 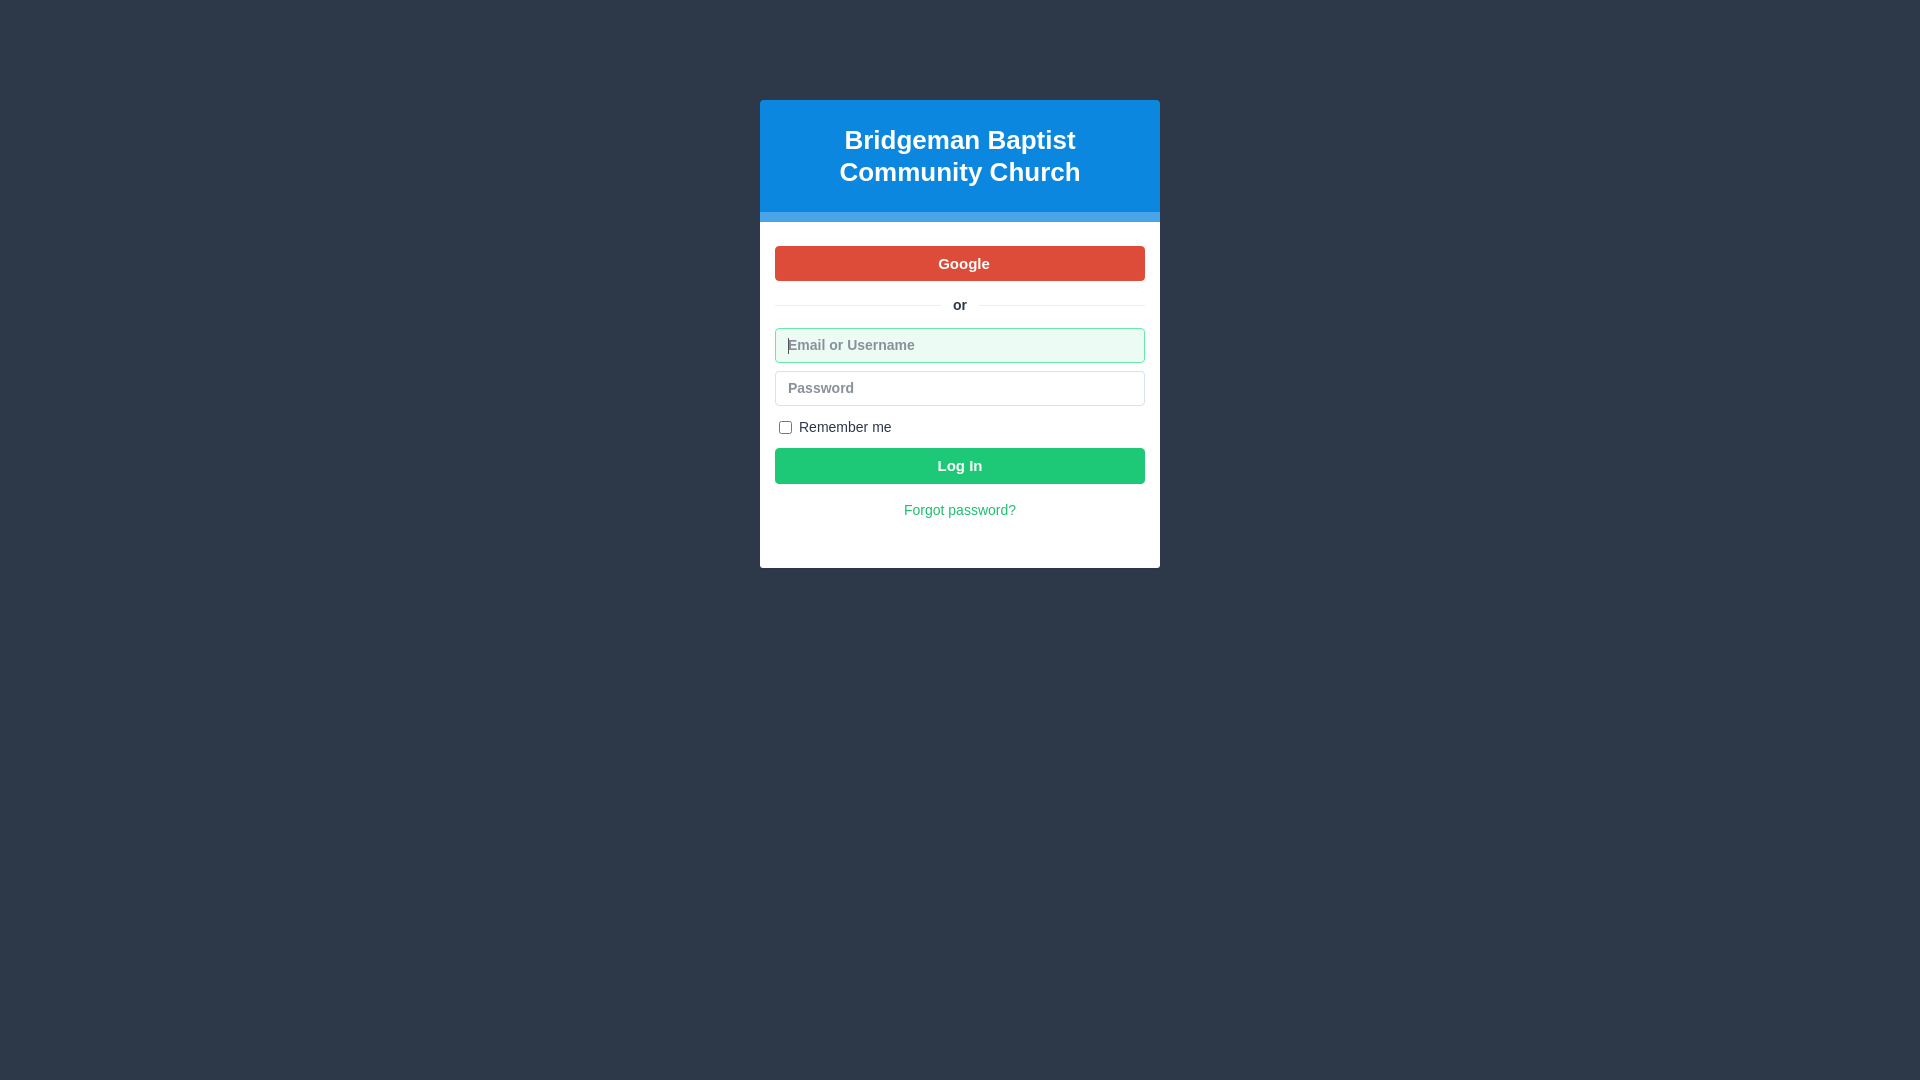 I want to click on 'Forgot password?', so click(x=960, y=508).